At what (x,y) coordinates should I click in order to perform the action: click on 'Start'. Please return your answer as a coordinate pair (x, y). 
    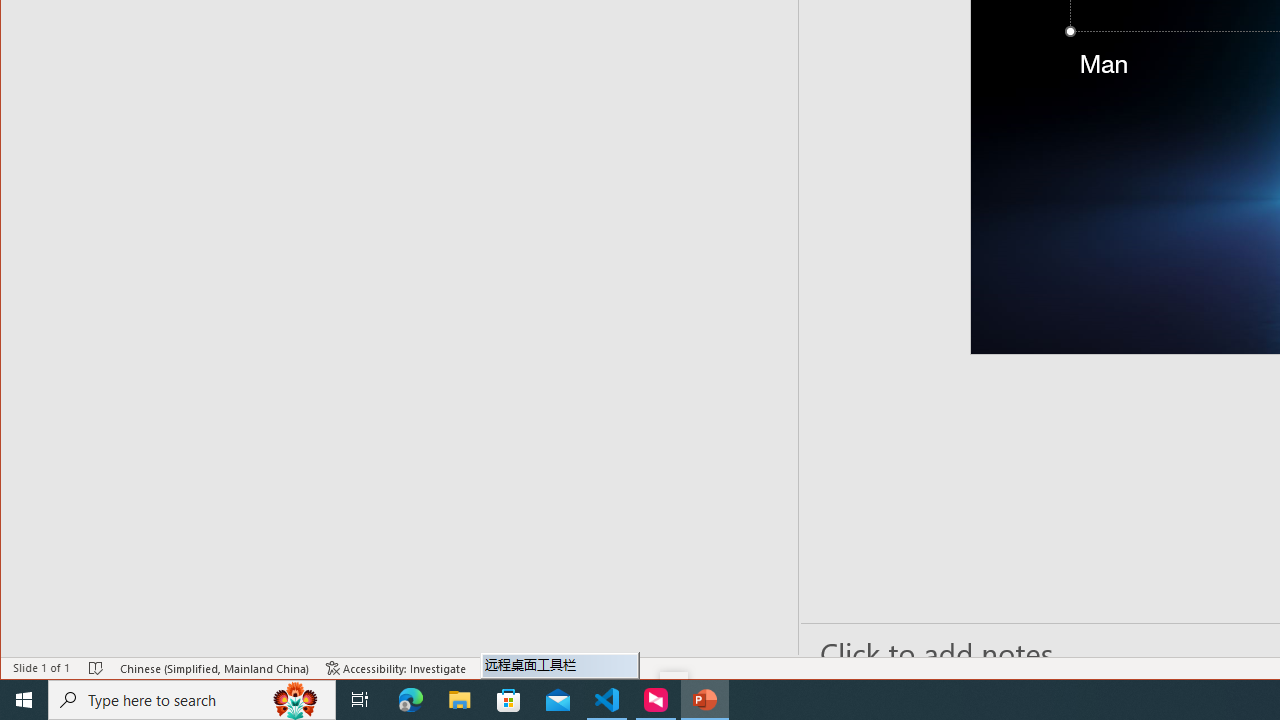
    Looking at the image, I should click on (24, 698).